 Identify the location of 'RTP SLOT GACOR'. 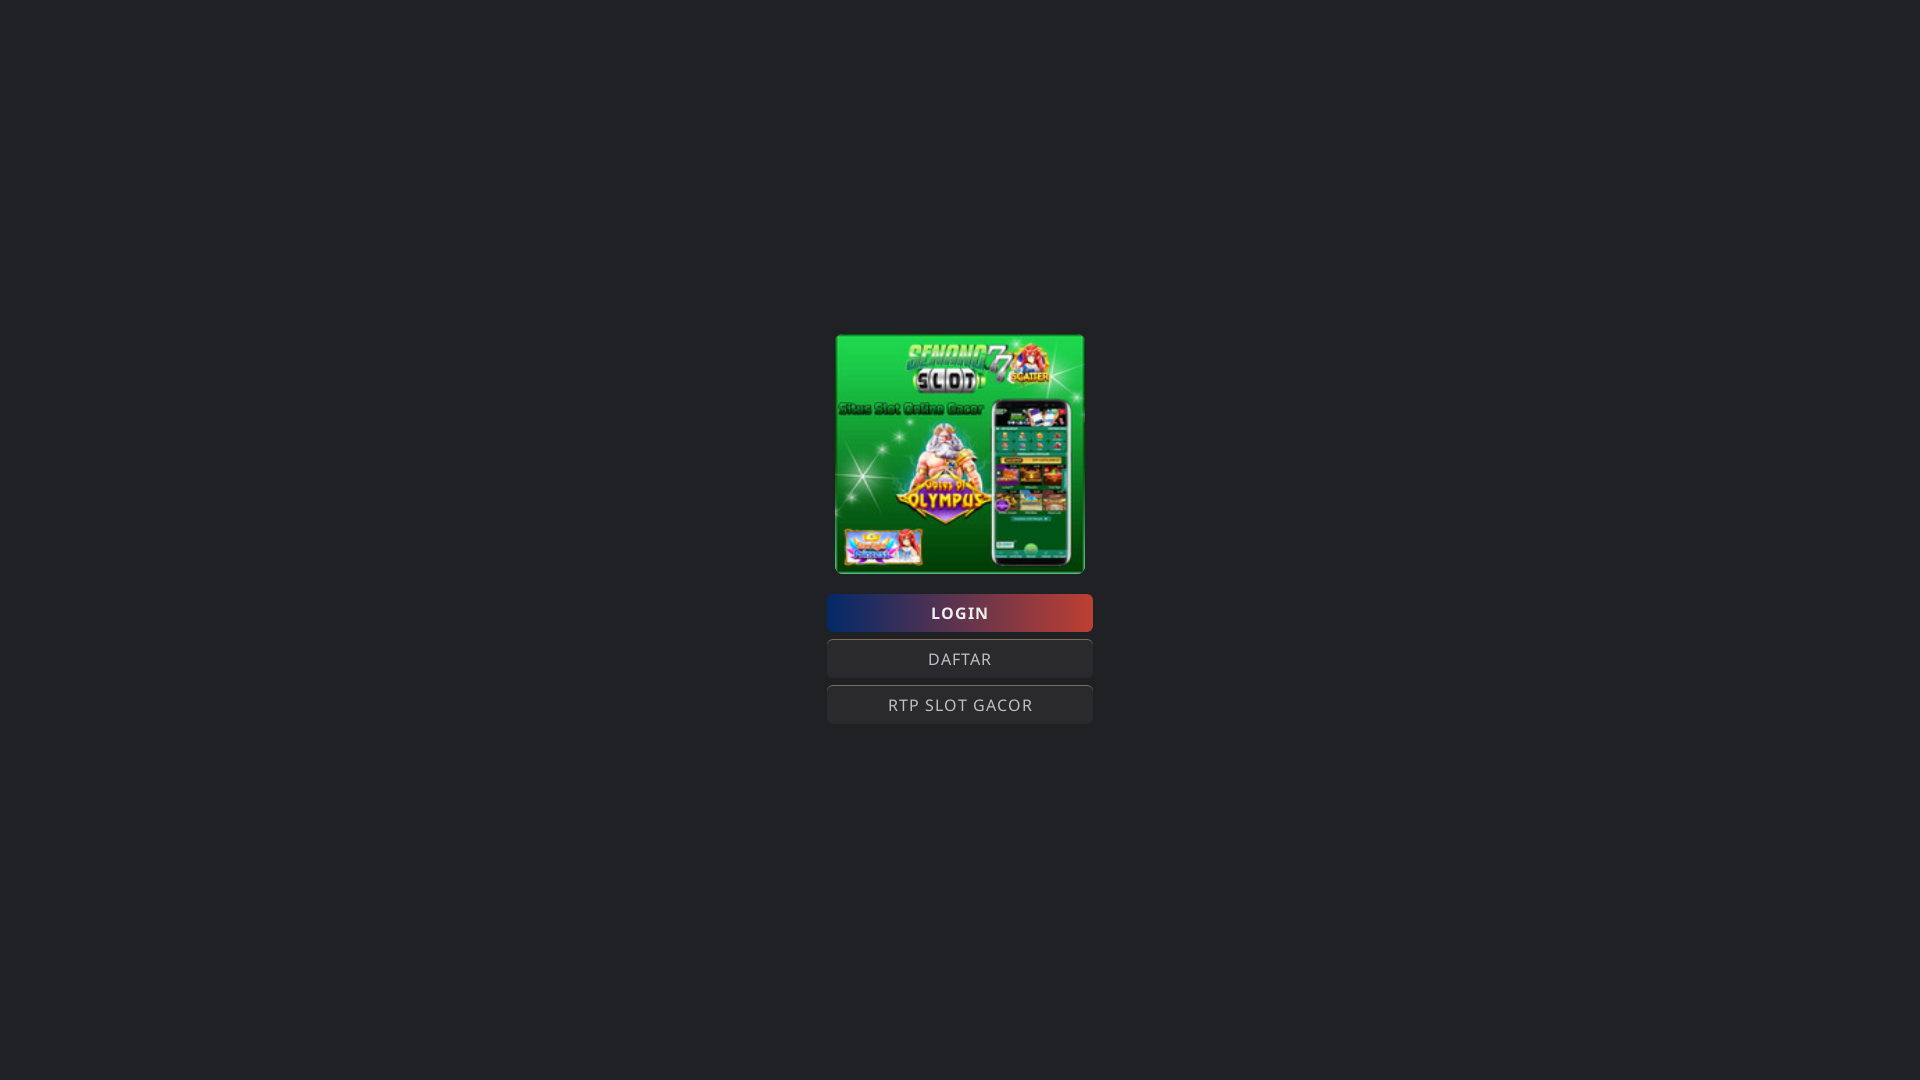
(960, 704).